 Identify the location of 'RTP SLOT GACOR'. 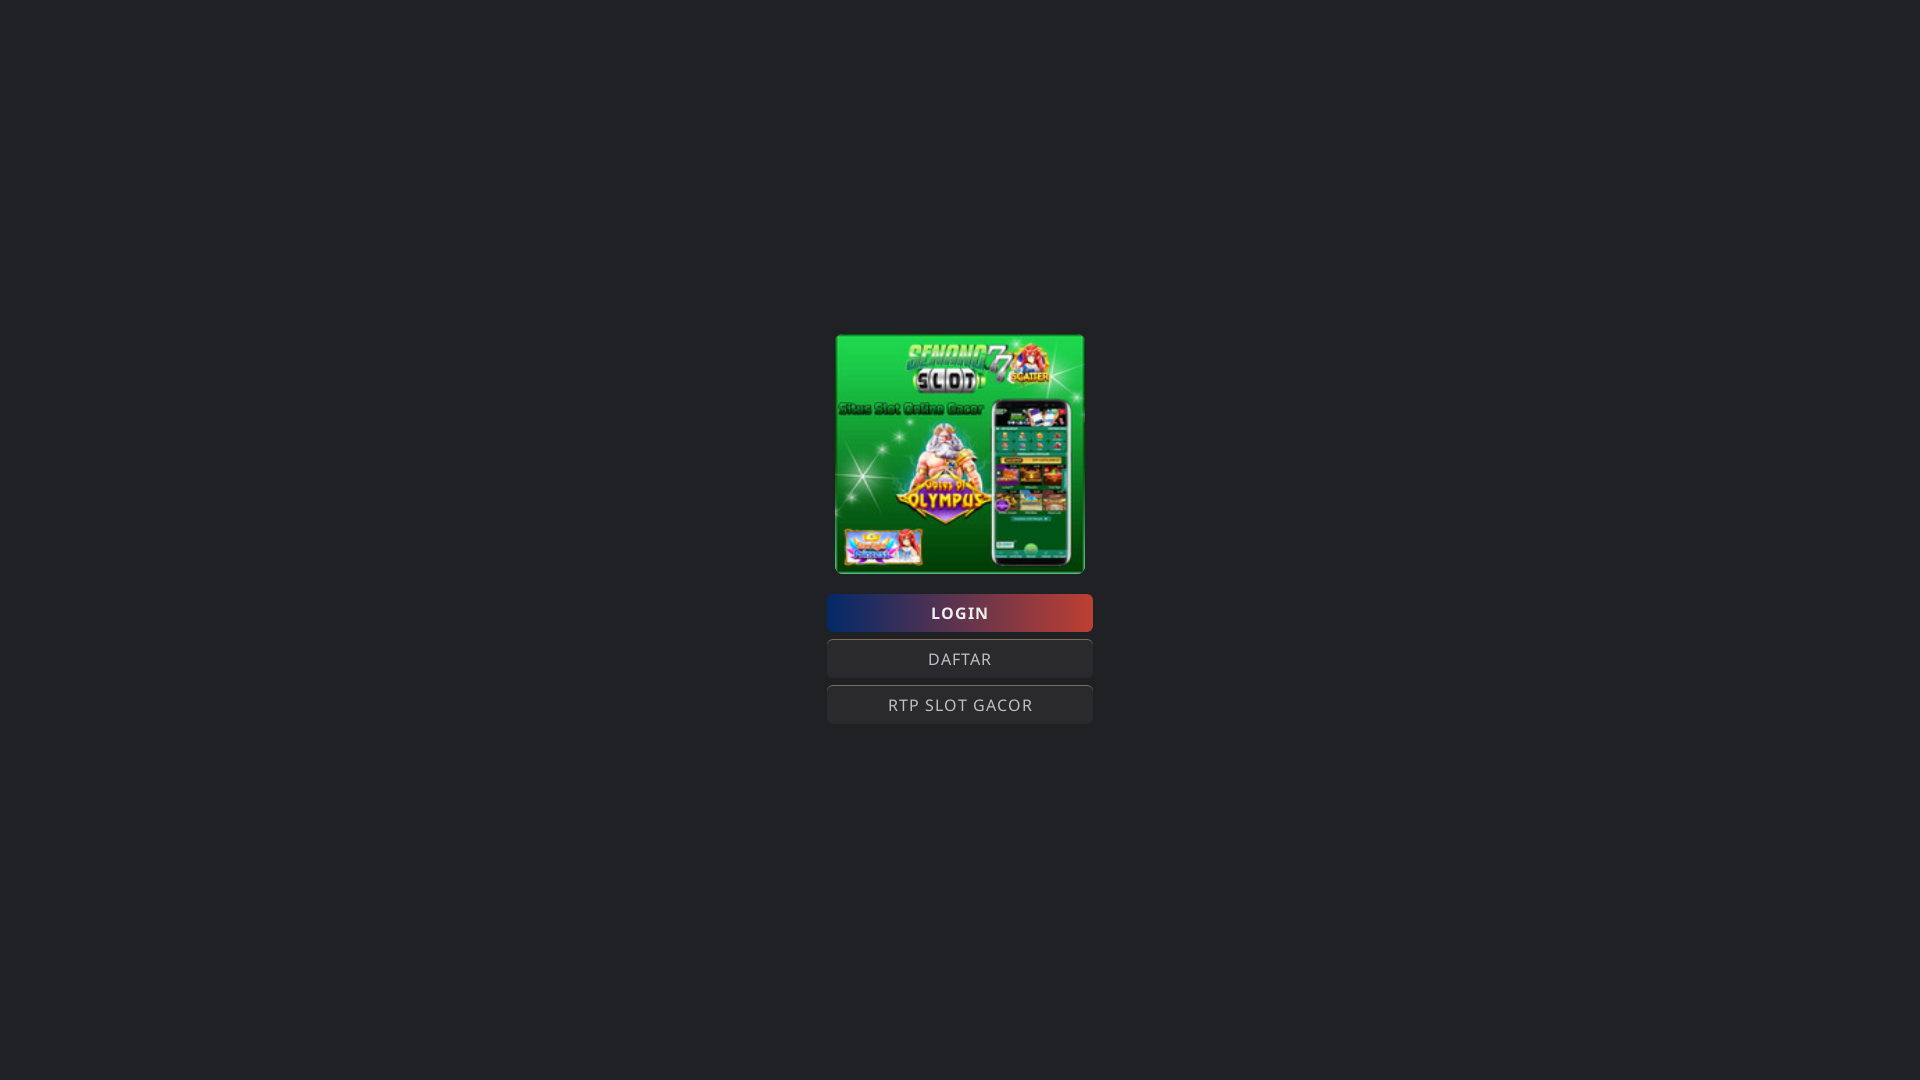
(960, 704).